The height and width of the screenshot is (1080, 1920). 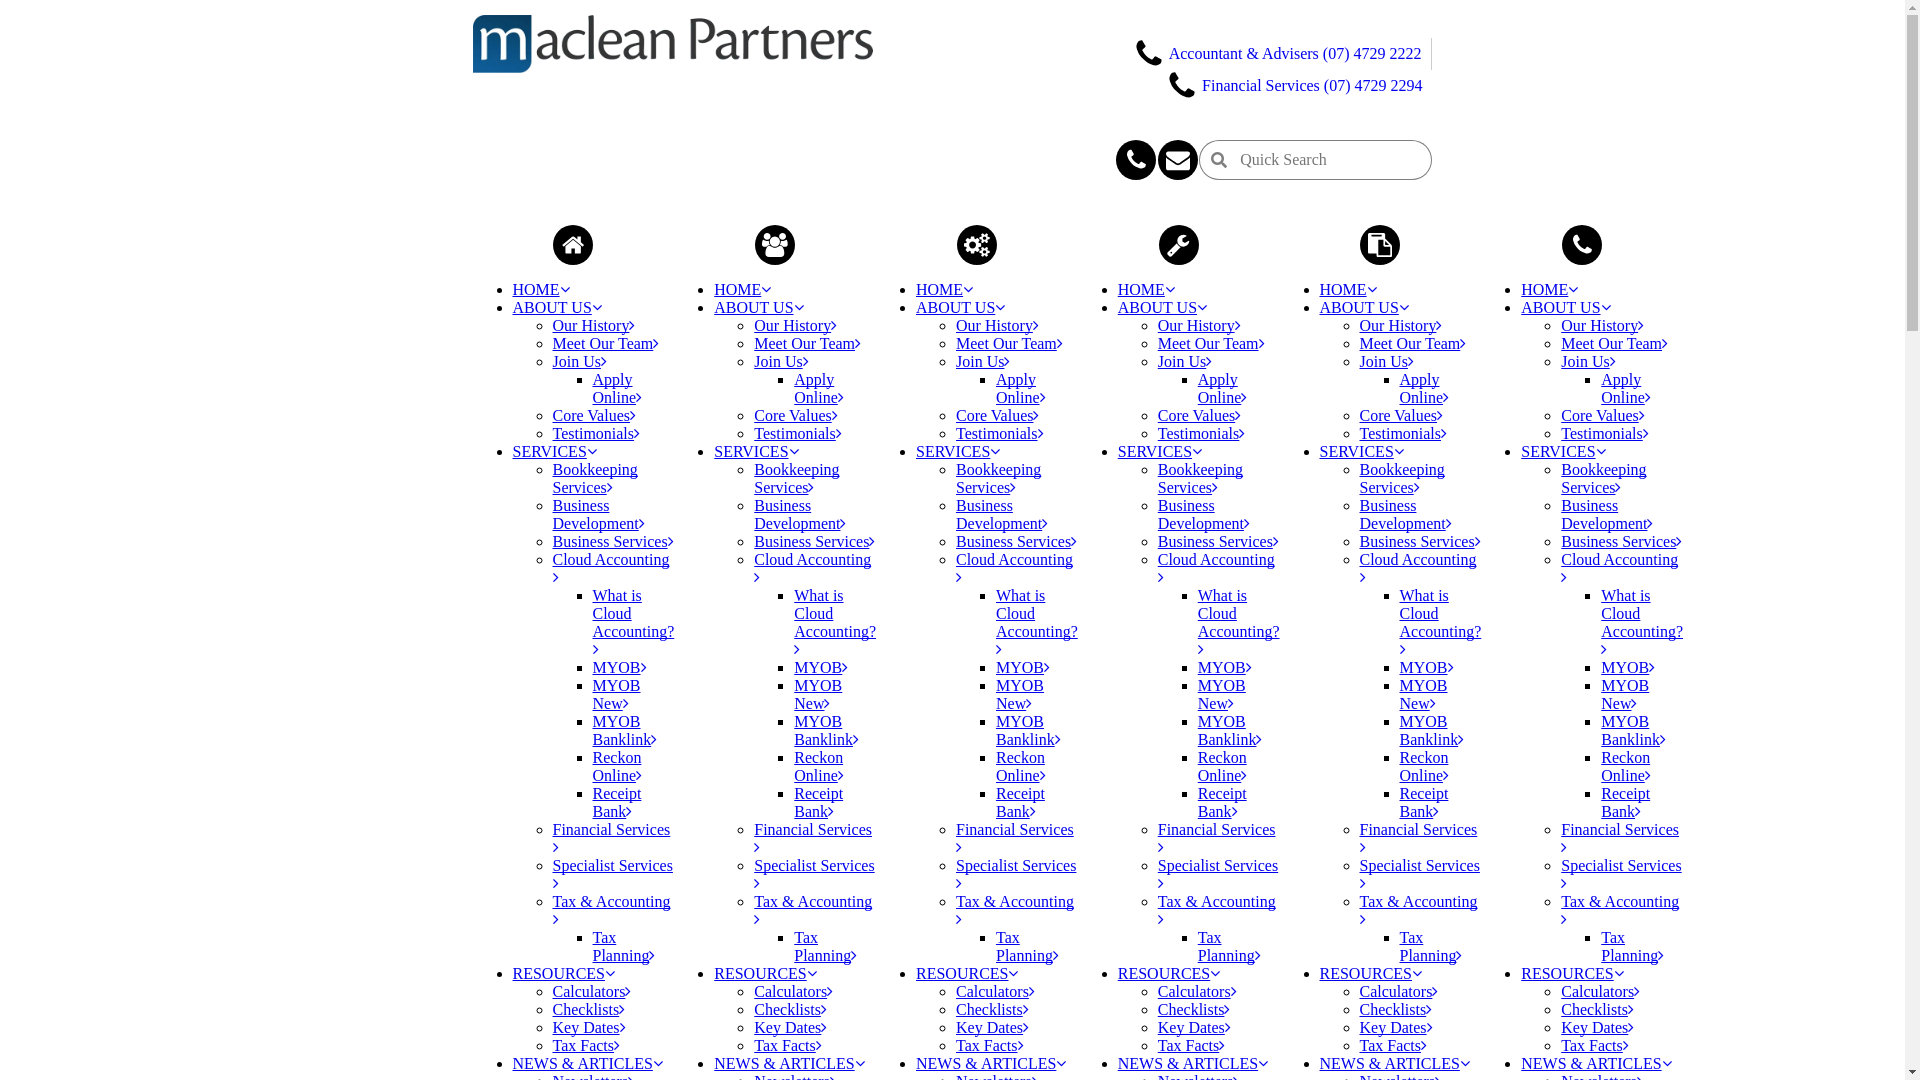 What do you see at coordinates (757, 307) in the screenshot?
I see `'ABOUT US'` at bounding box center [757, 307].